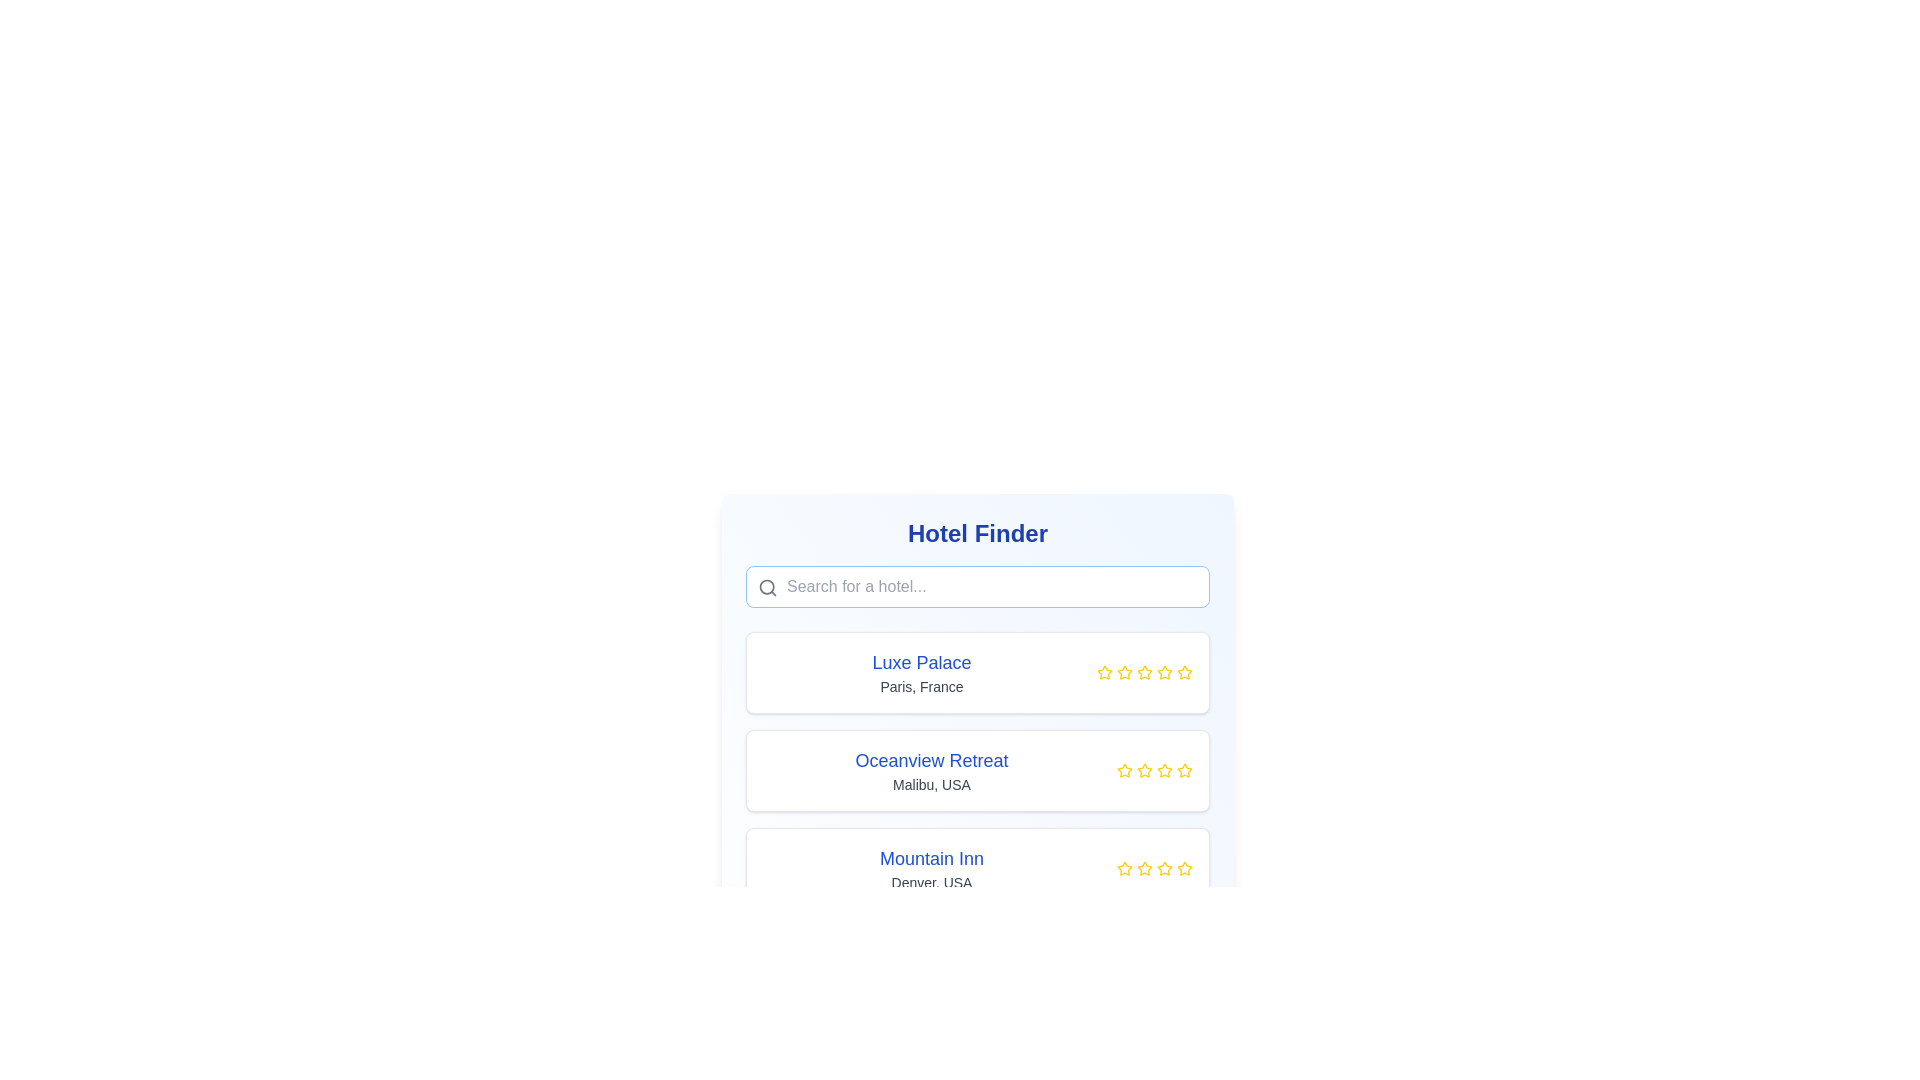 This screenshot has height=1080, width=1920. What do you see at coordinates (978, 532) in the screenshot?
I see `the bold, large dark blue 'Hotel Finder' title text, which is centrally aligned at the top of the interface and positioned above the search box and hotel cards` at bounding box center [978, 532].